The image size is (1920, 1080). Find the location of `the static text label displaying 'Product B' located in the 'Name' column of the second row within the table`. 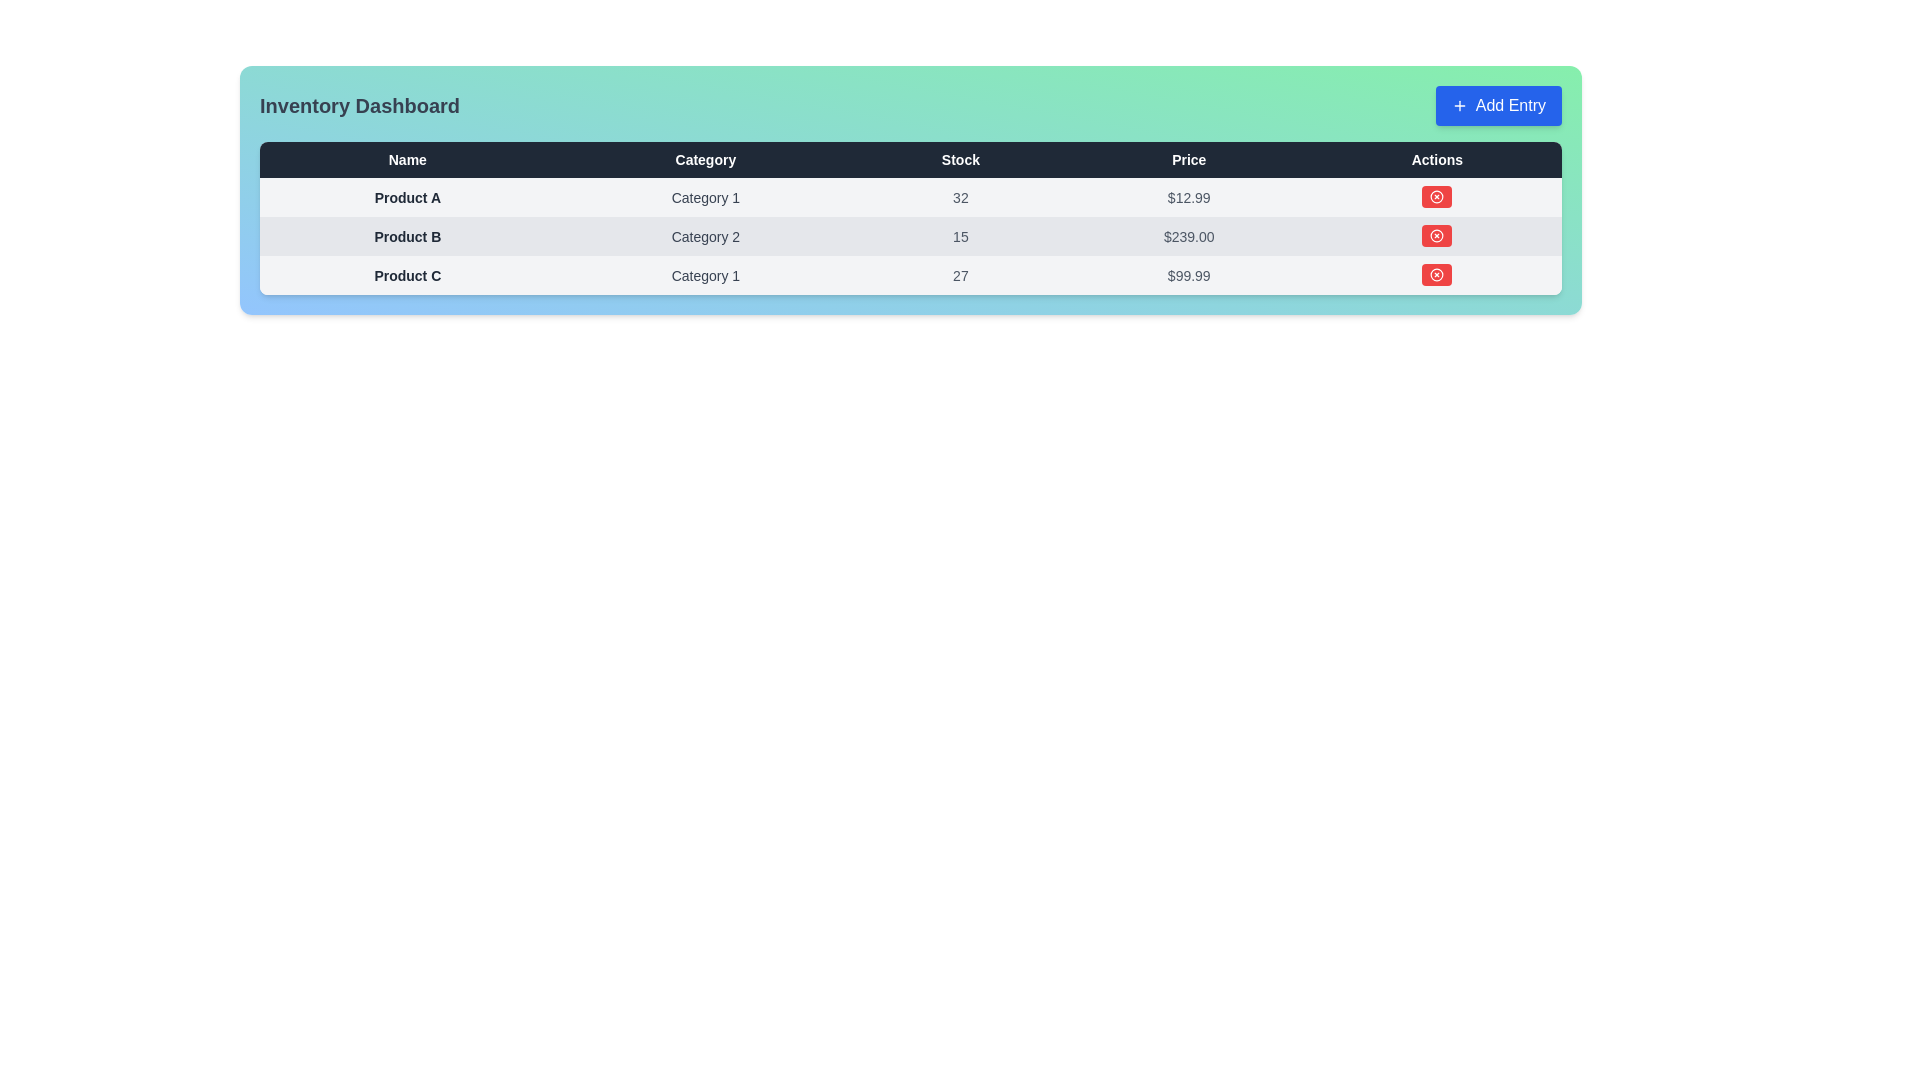

the static text label displaying 'Product B' located in the 'Name' column of the second row within the table is located at coordinates (406, 235).